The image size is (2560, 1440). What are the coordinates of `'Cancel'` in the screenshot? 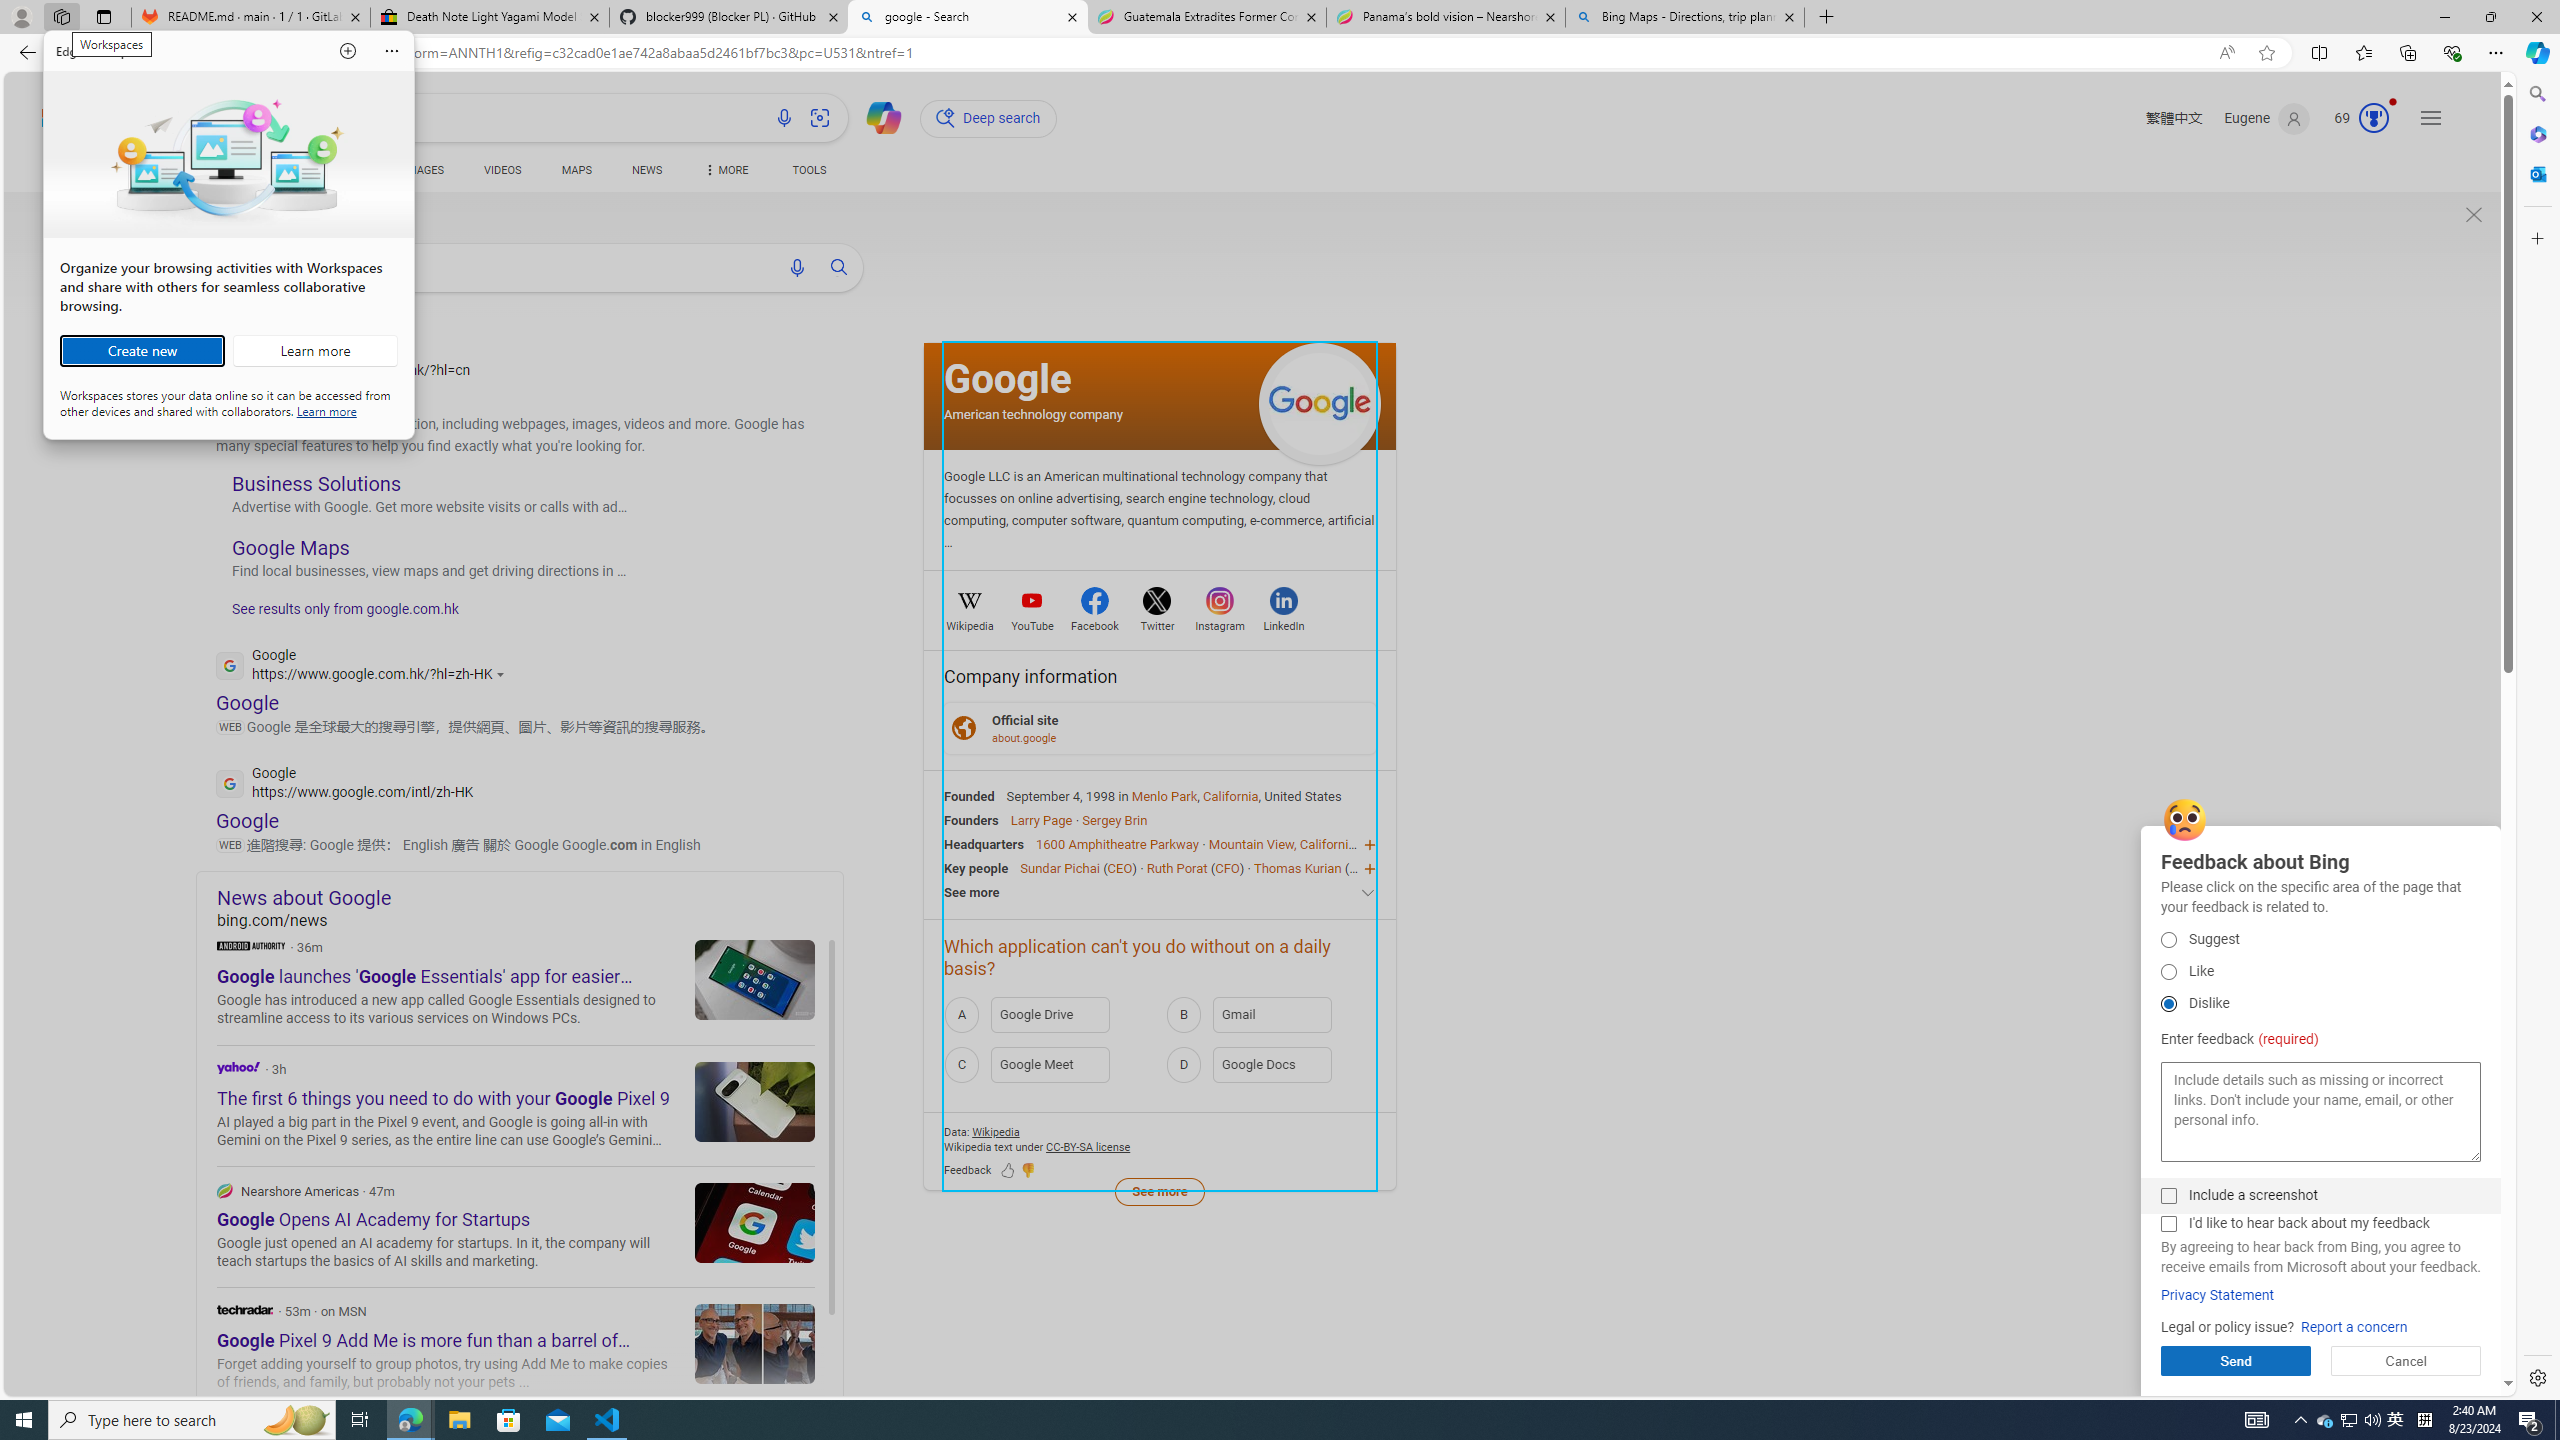 It's located at (2405, 1360).